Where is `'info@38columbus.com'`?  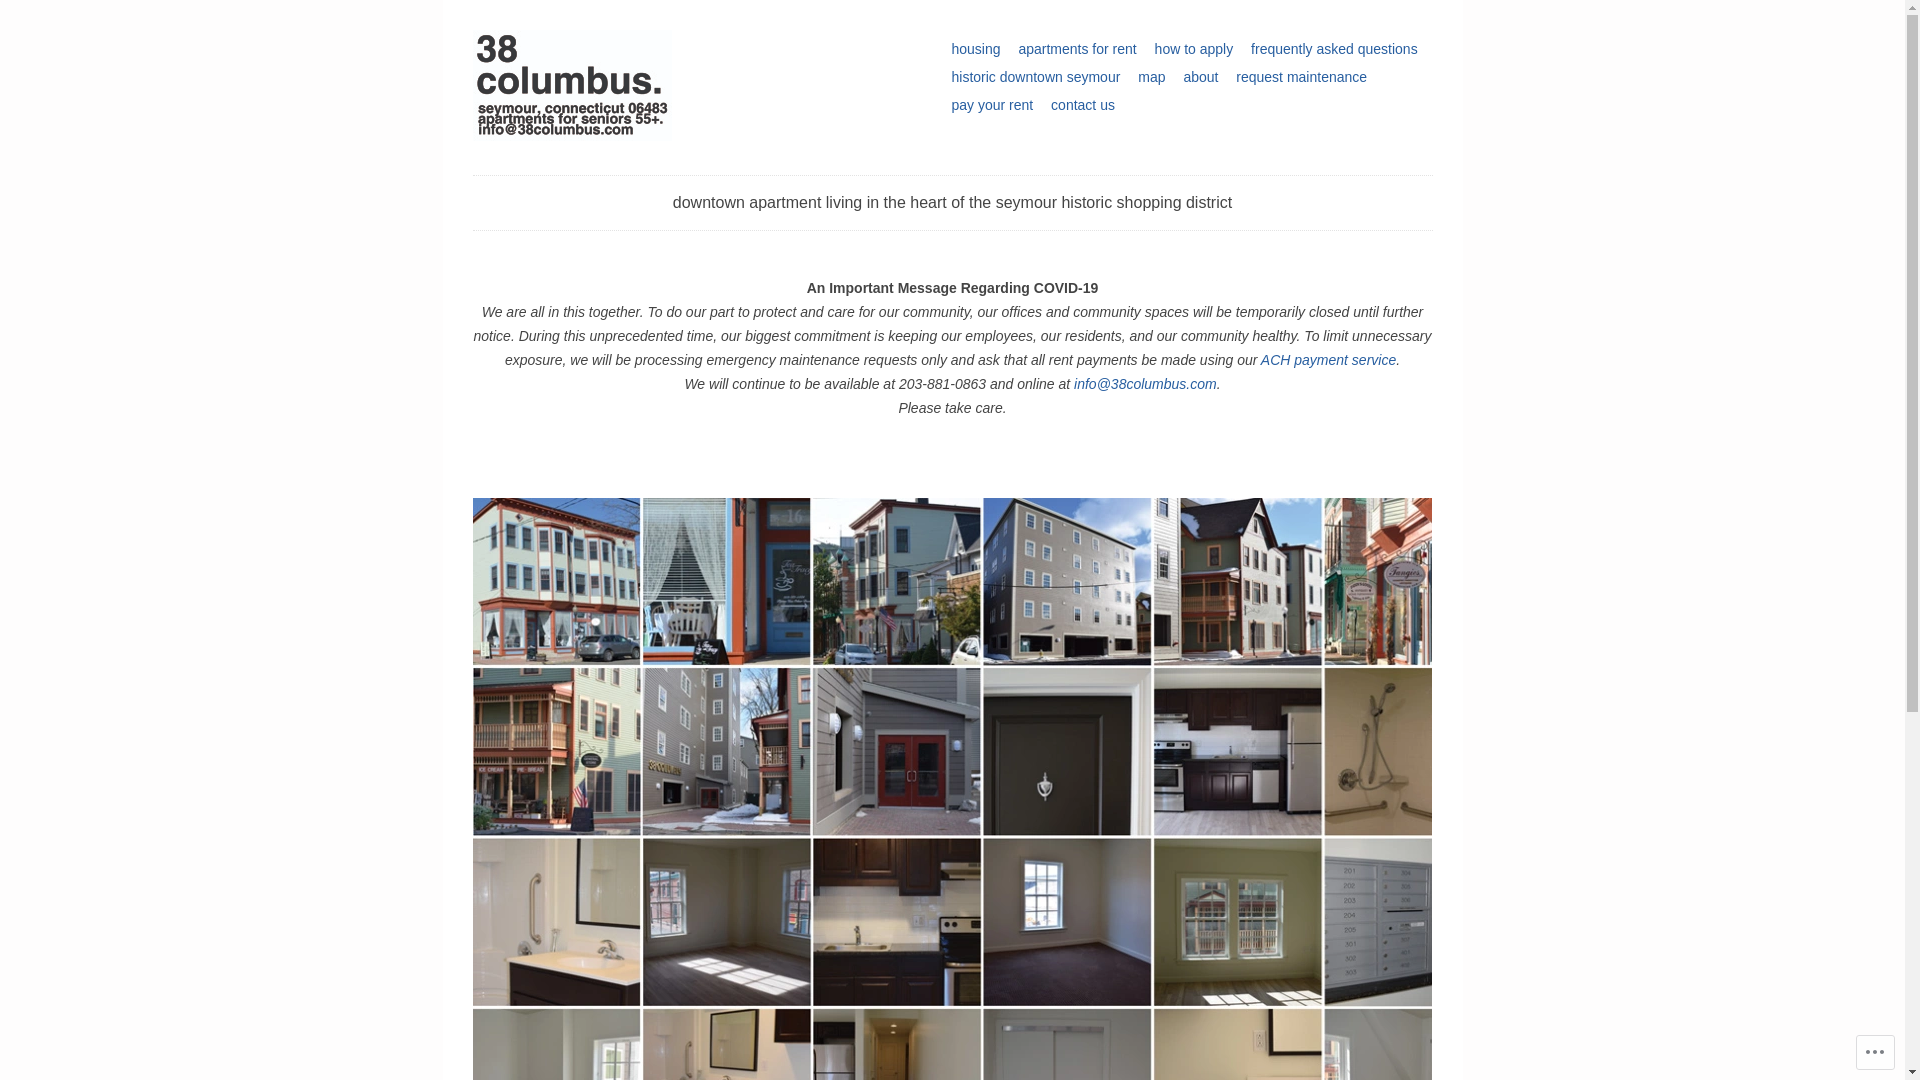
'info@38columbus.com' is located at coordinates (1145, 384).